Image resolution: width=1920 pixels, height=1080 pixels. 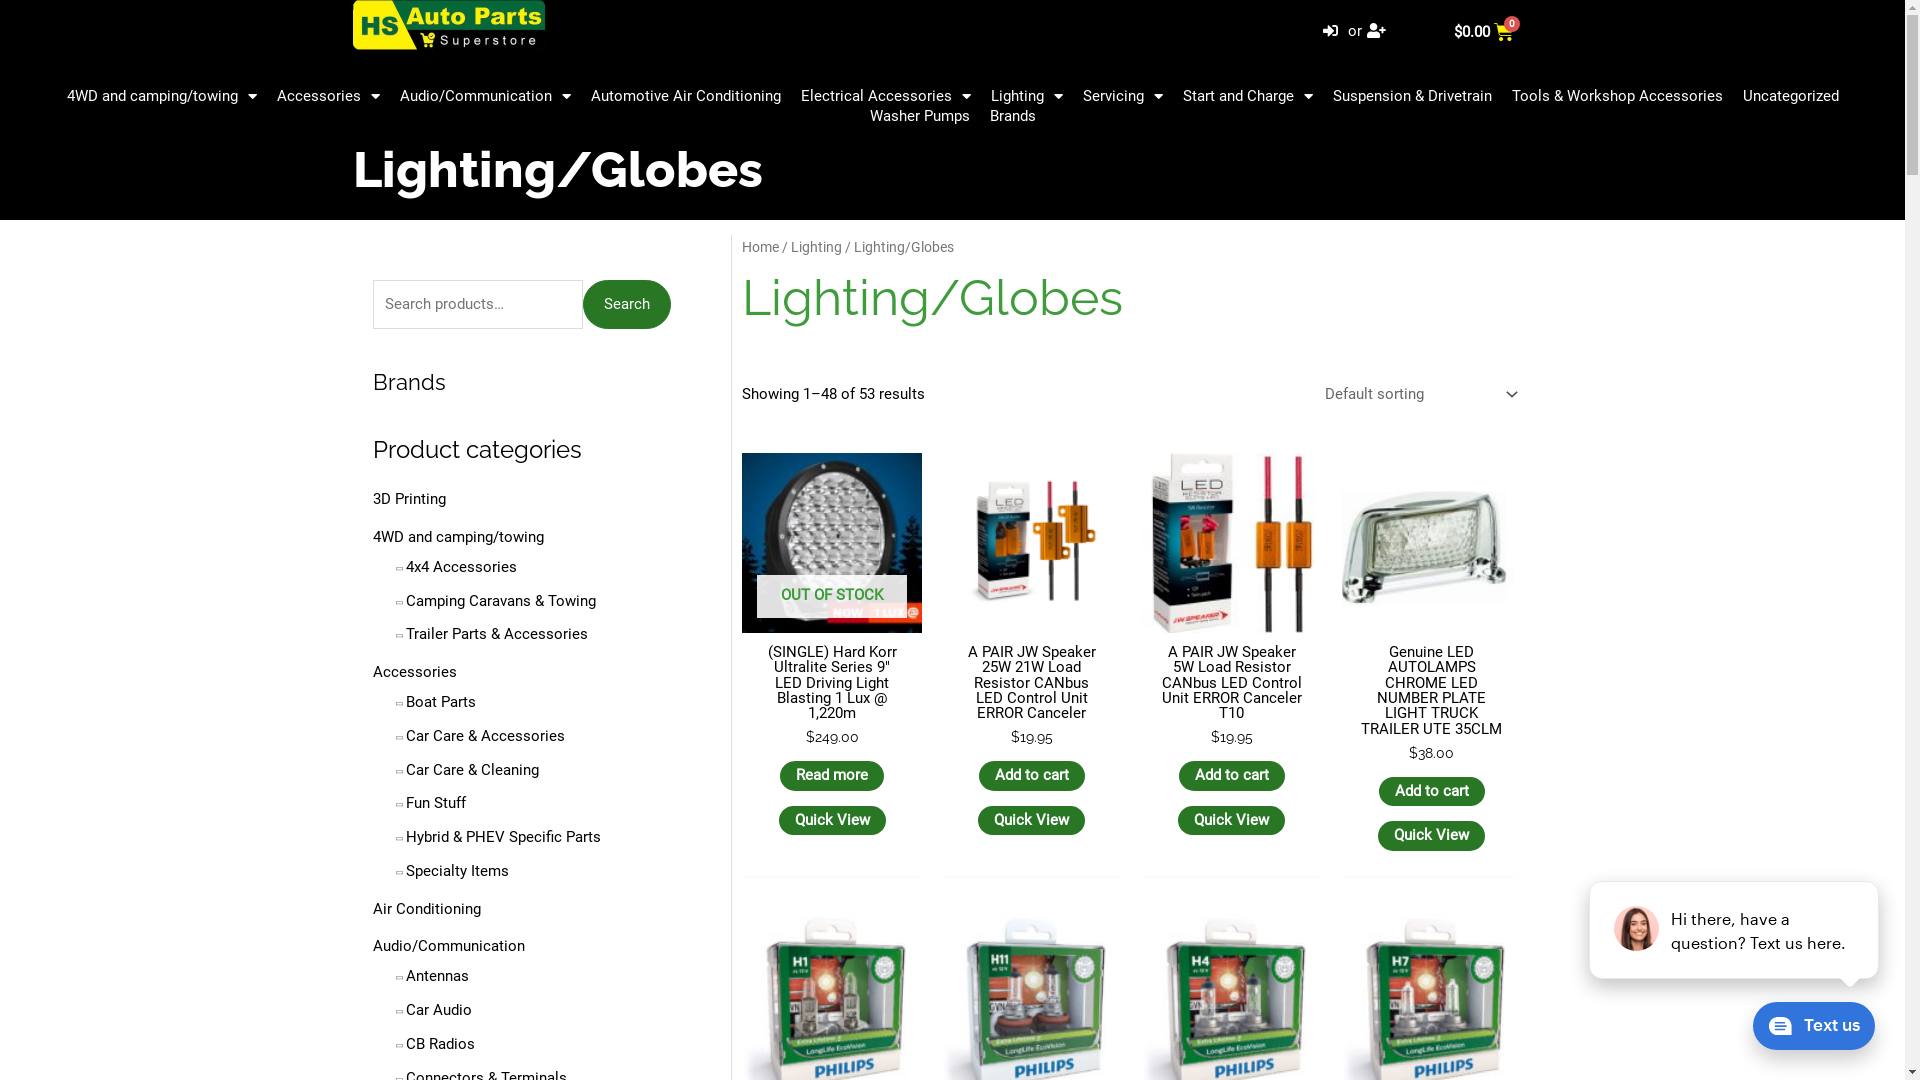 What do you see at coordinates (485, 736) in the screenshot?
I see `'Car Care & Accessories'` at bounding box center [485, 736].